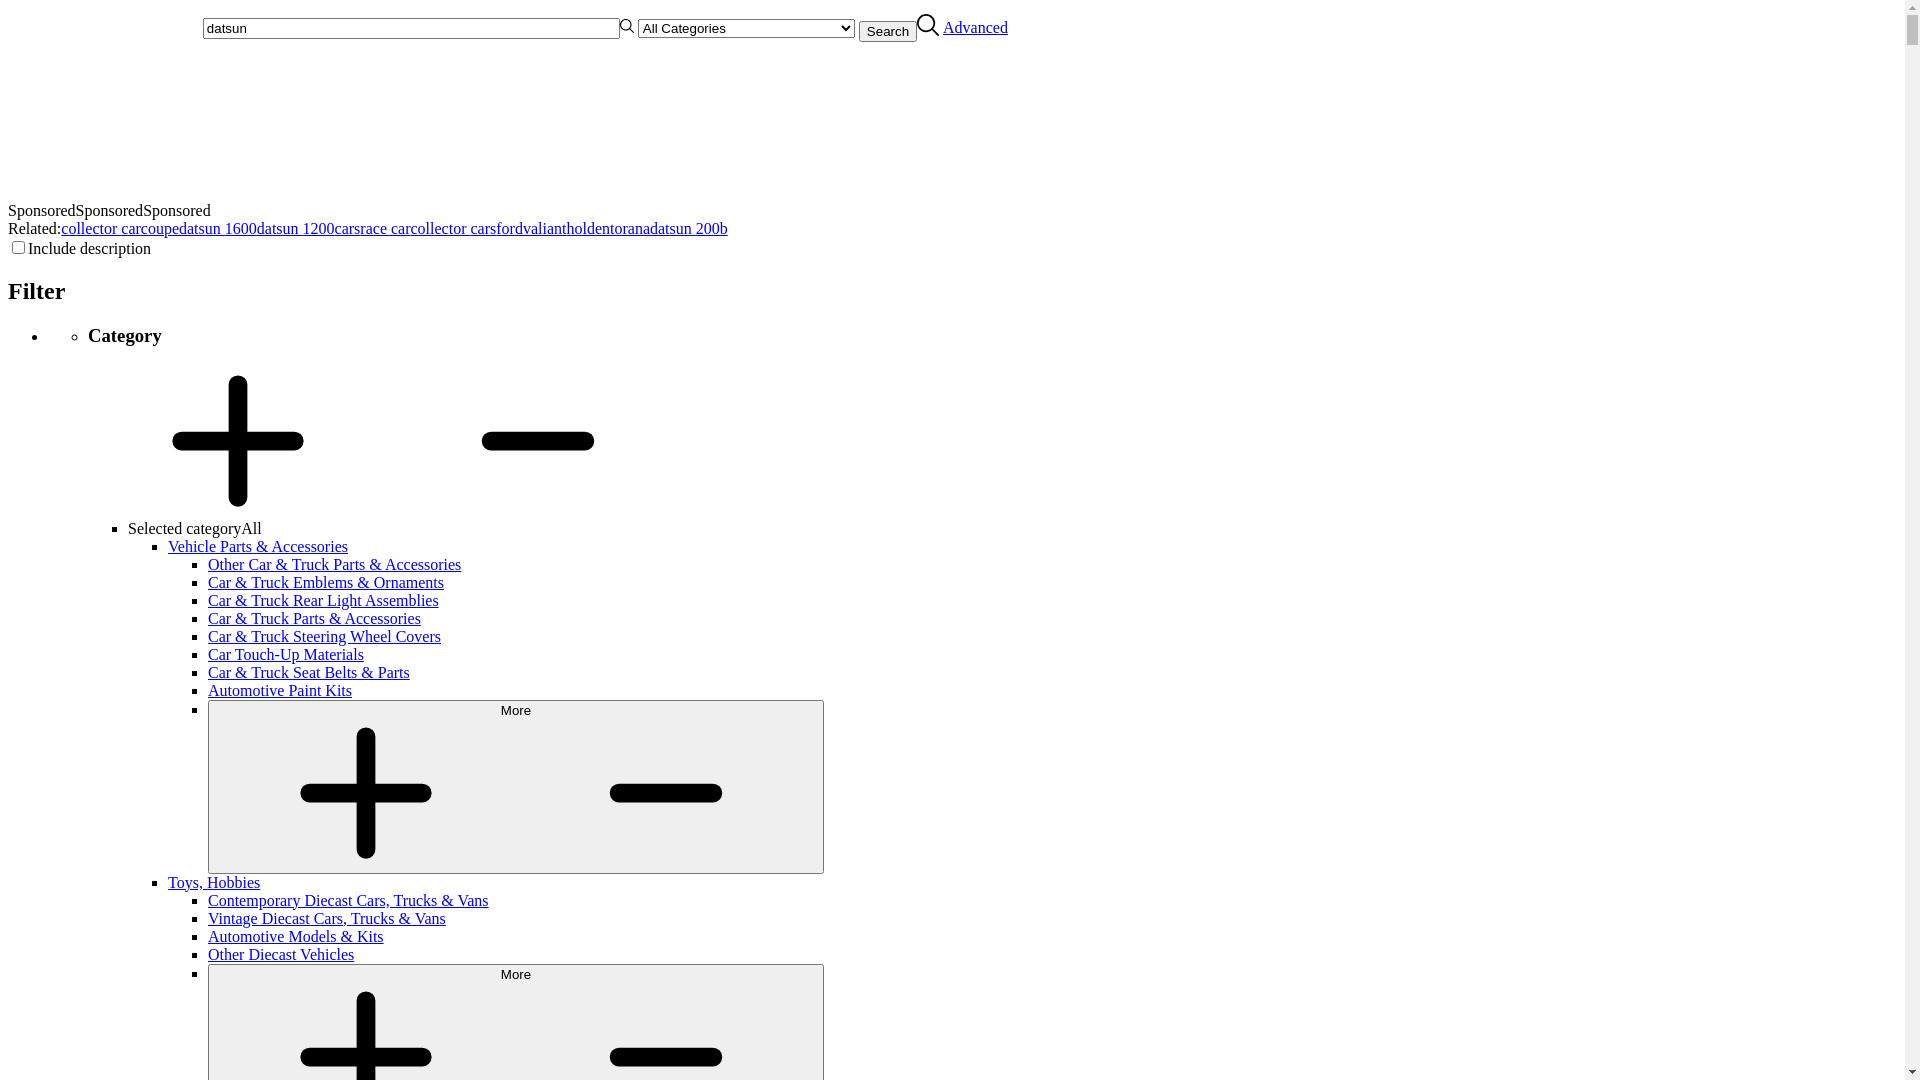  I want to click on 'Car & Truck Steering Wheel Covers', so click(207, 636).